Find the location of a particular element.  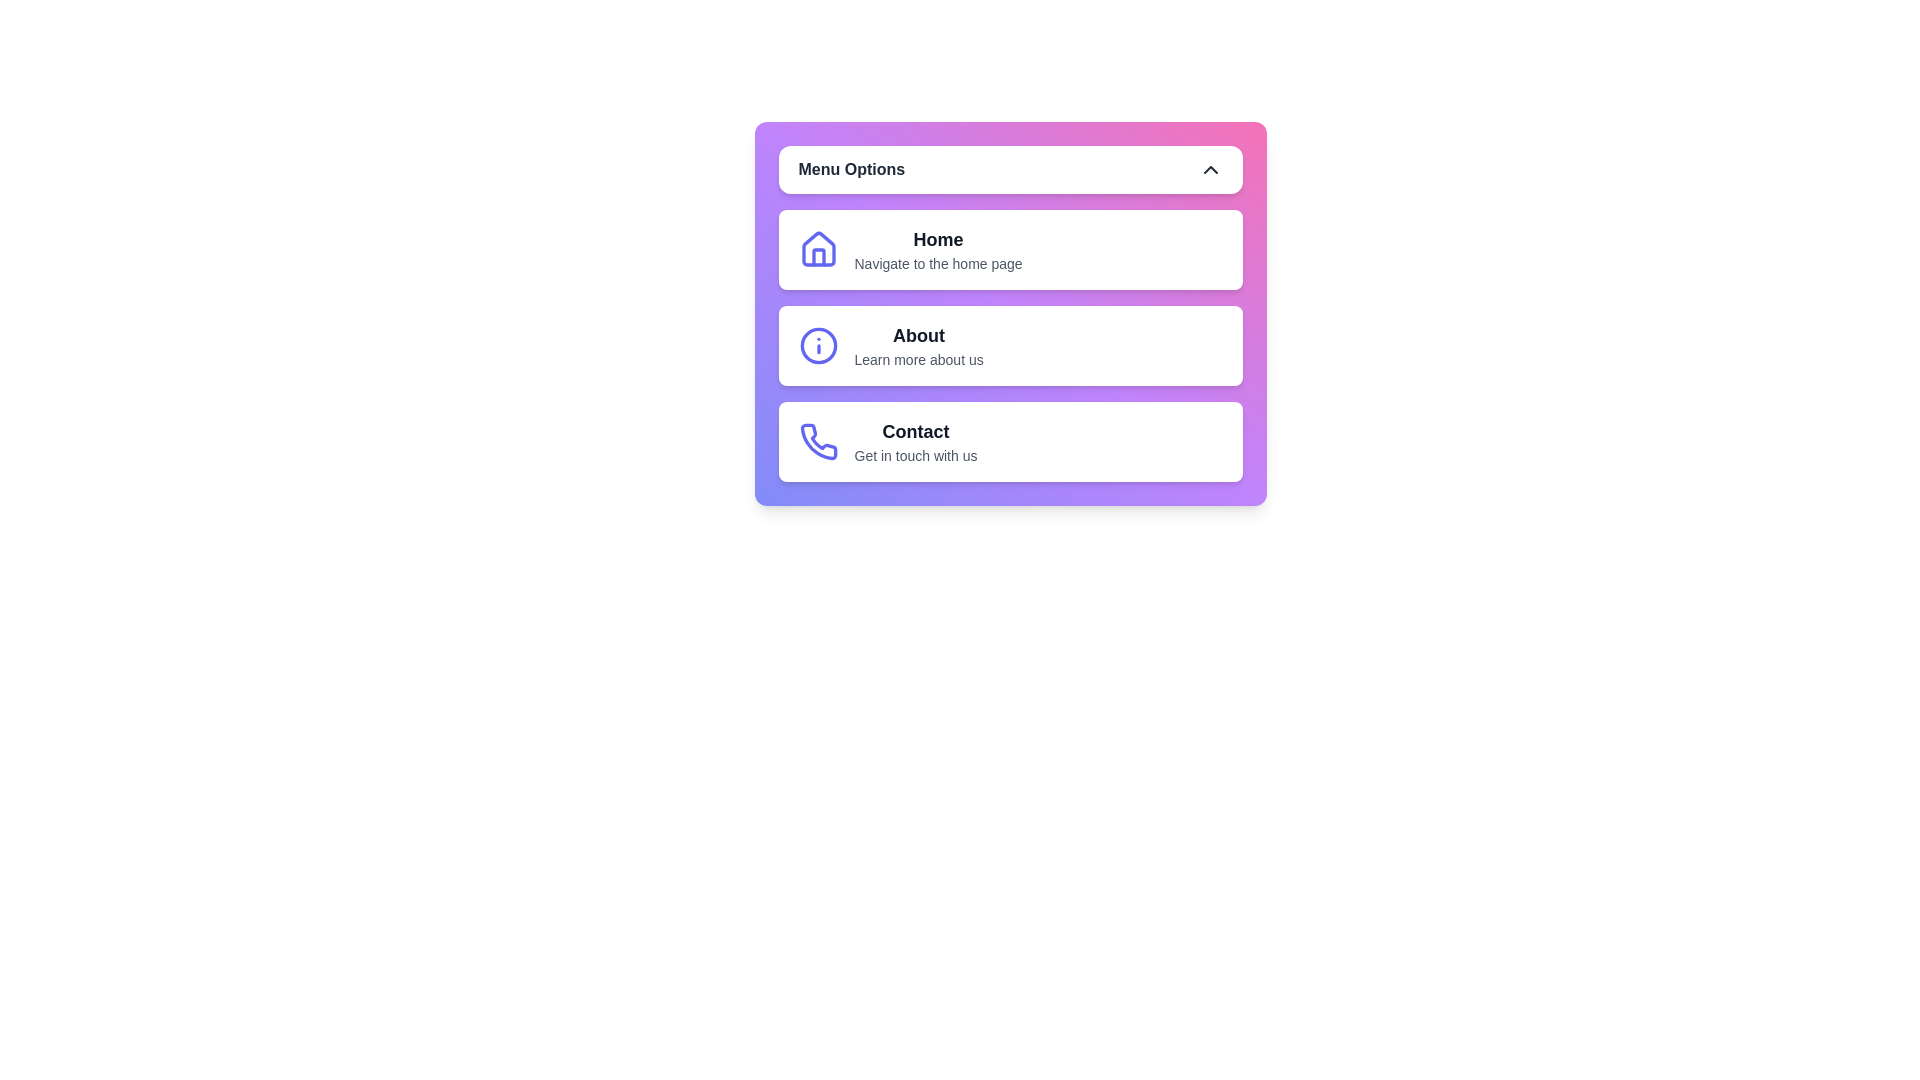

the menu item Home from the menu is located at coordinates (1010, 249).